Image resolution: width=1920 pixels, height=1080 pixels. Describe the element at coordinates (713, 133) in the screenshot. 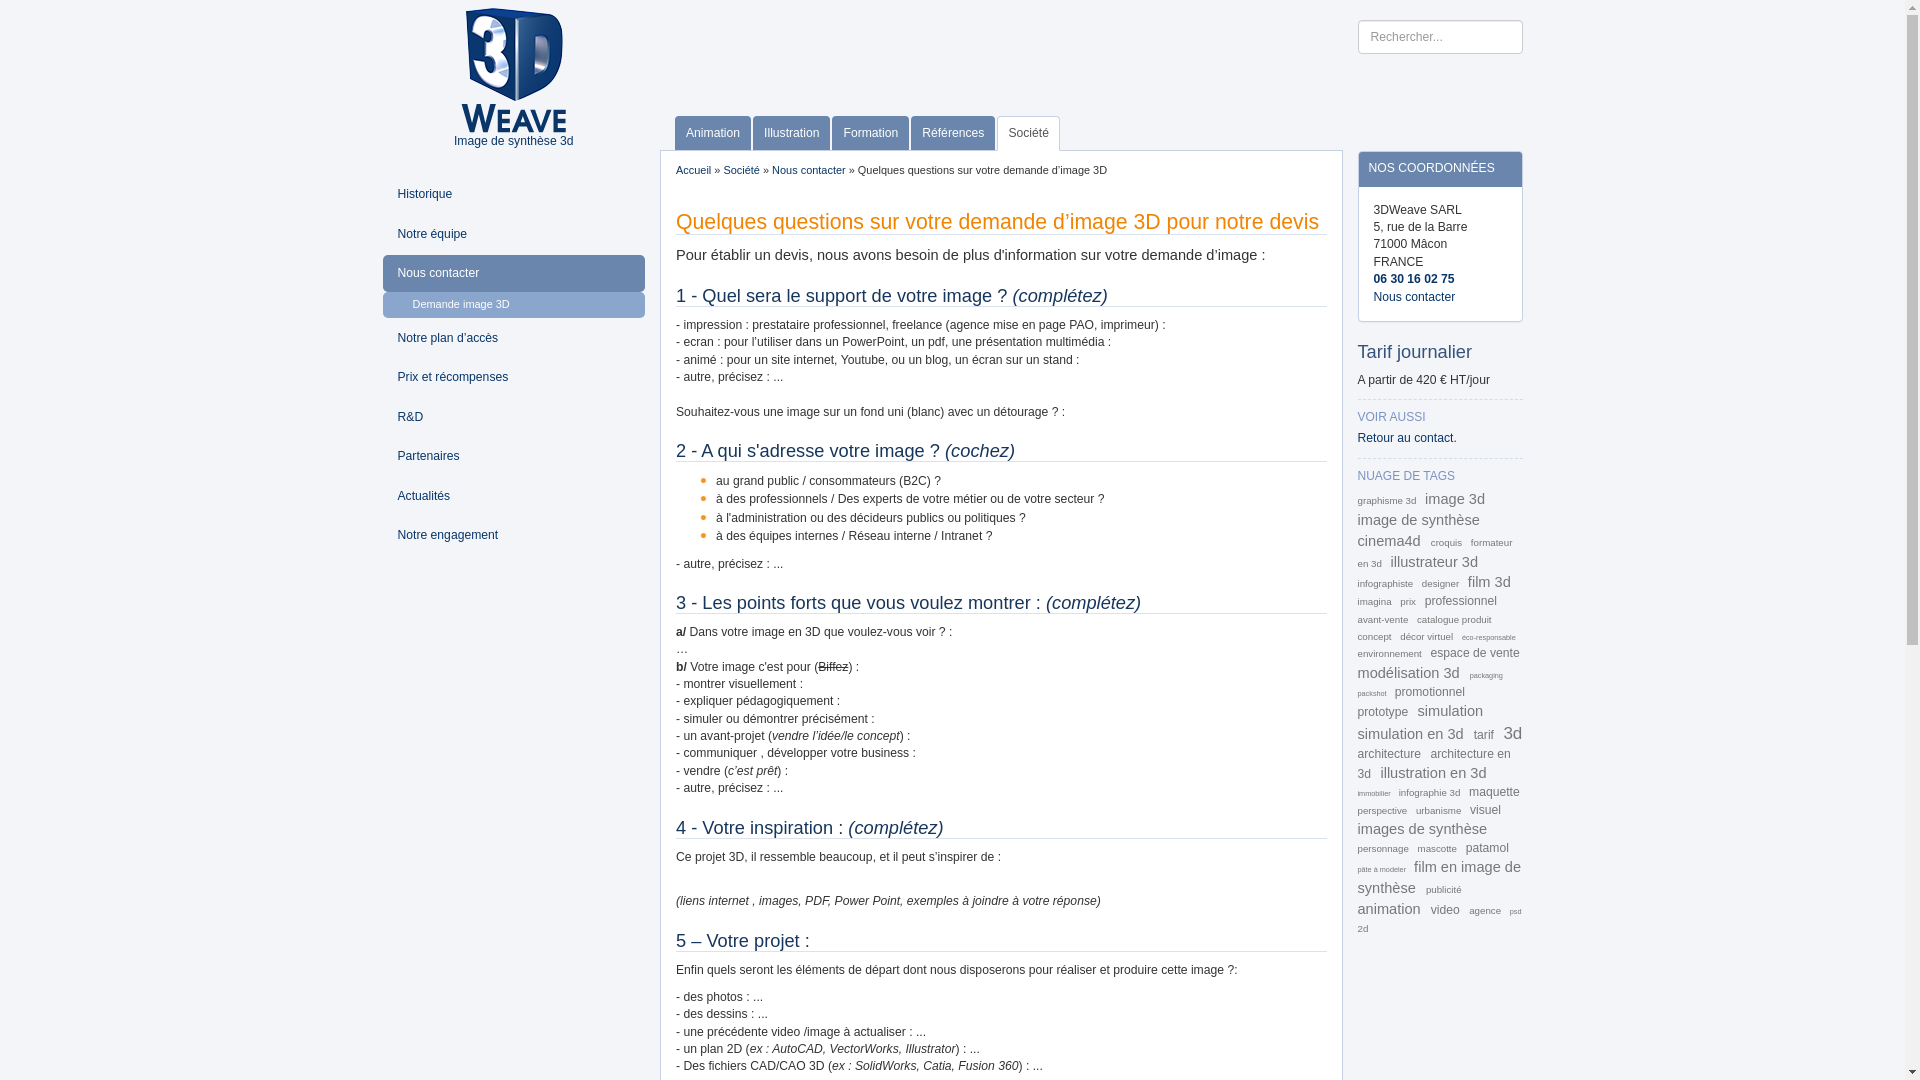

I see `'Animation'` at that location.